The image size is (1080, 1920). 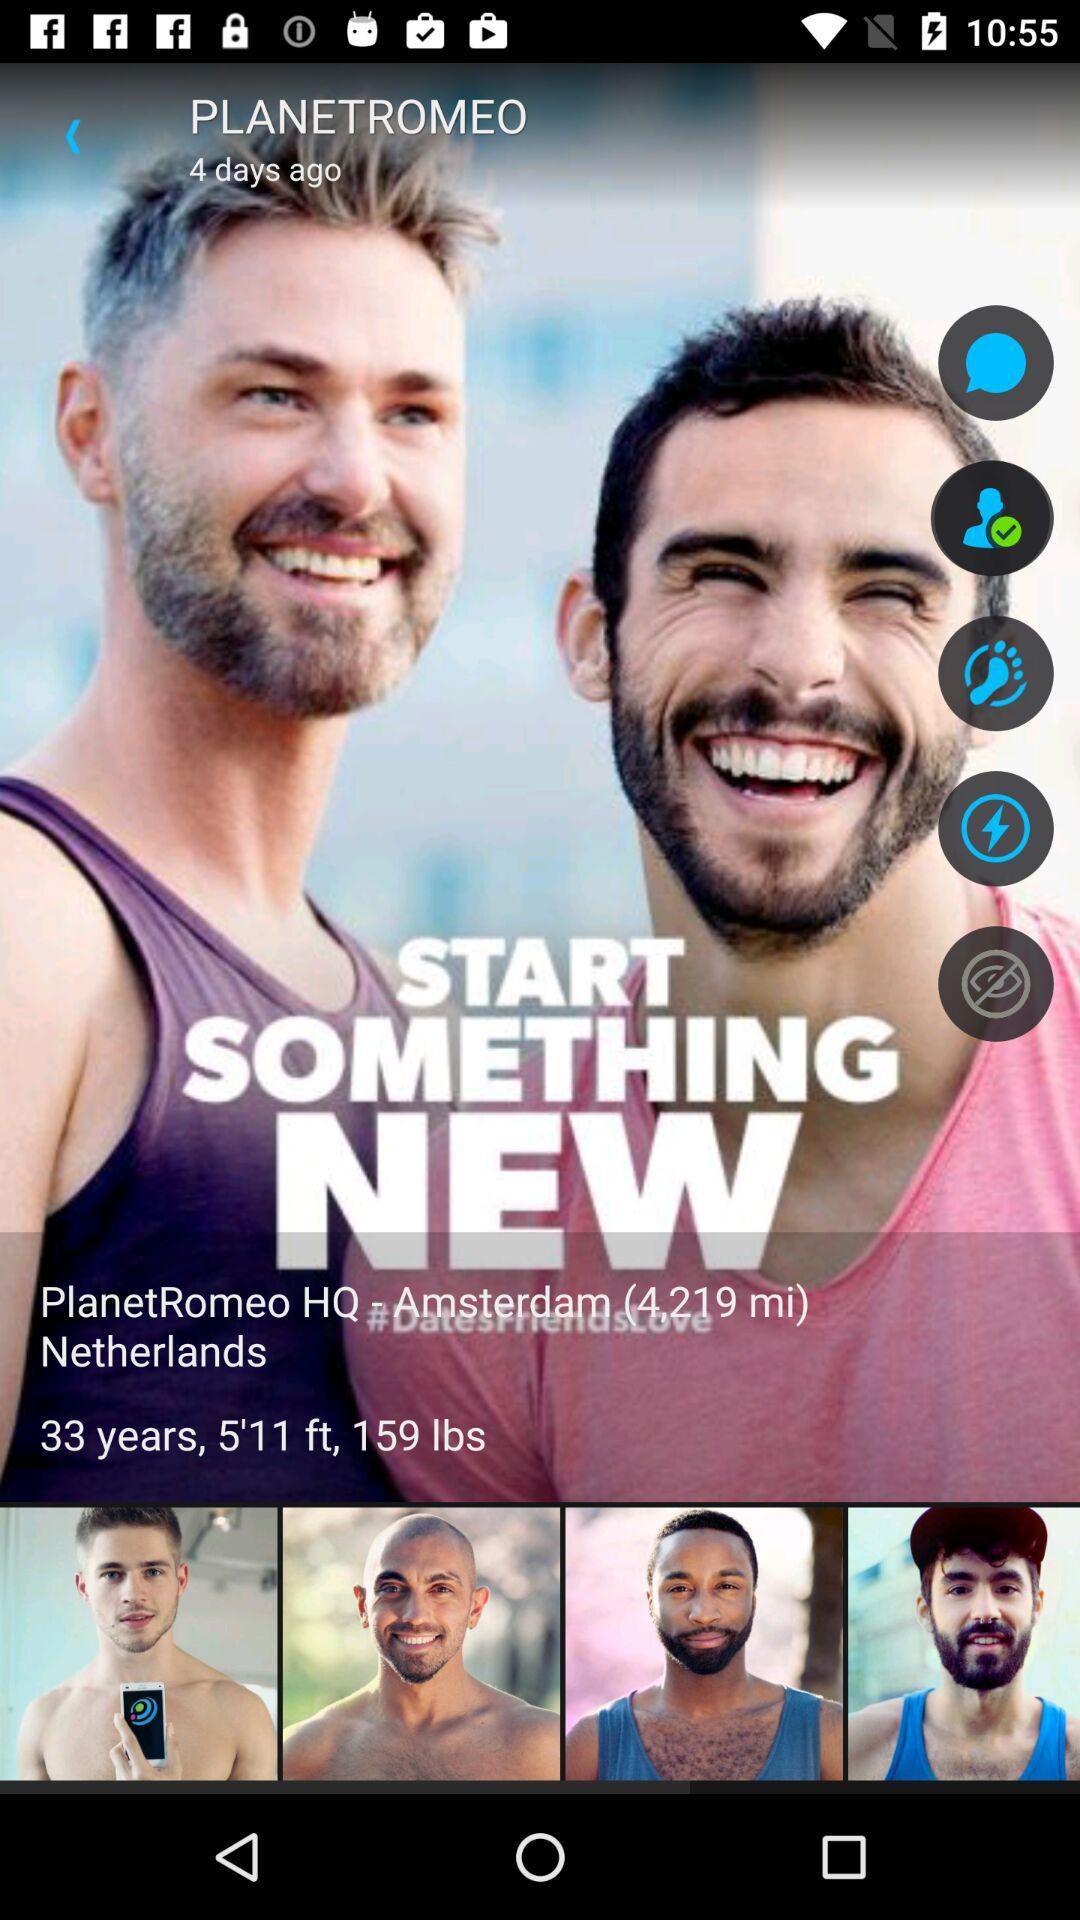 What do you see at coordinates (72, 135) in the screenshot?
I see `the icon to the left of planetromeo icon` at bounding box center [72, 135].